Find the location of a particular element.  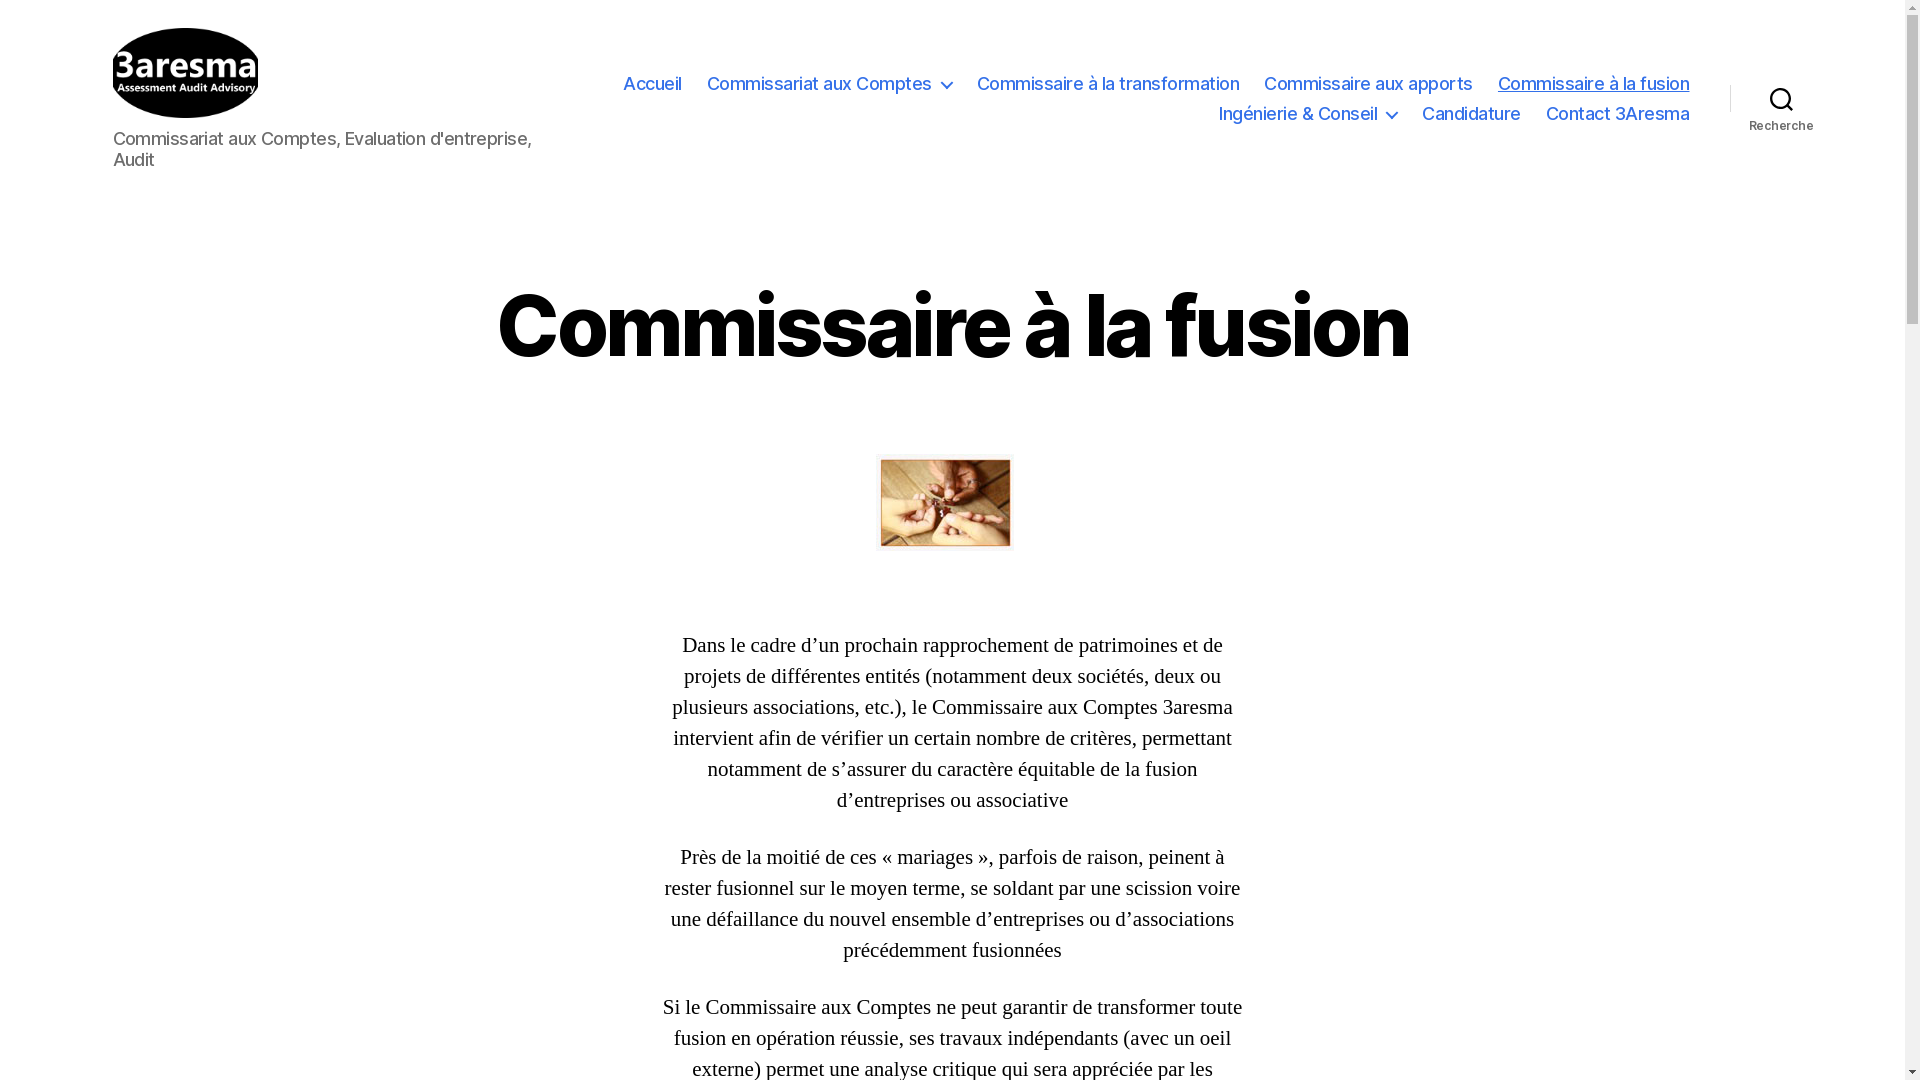

'Contact 3Aresma' is located at coordinates (1617, 114).